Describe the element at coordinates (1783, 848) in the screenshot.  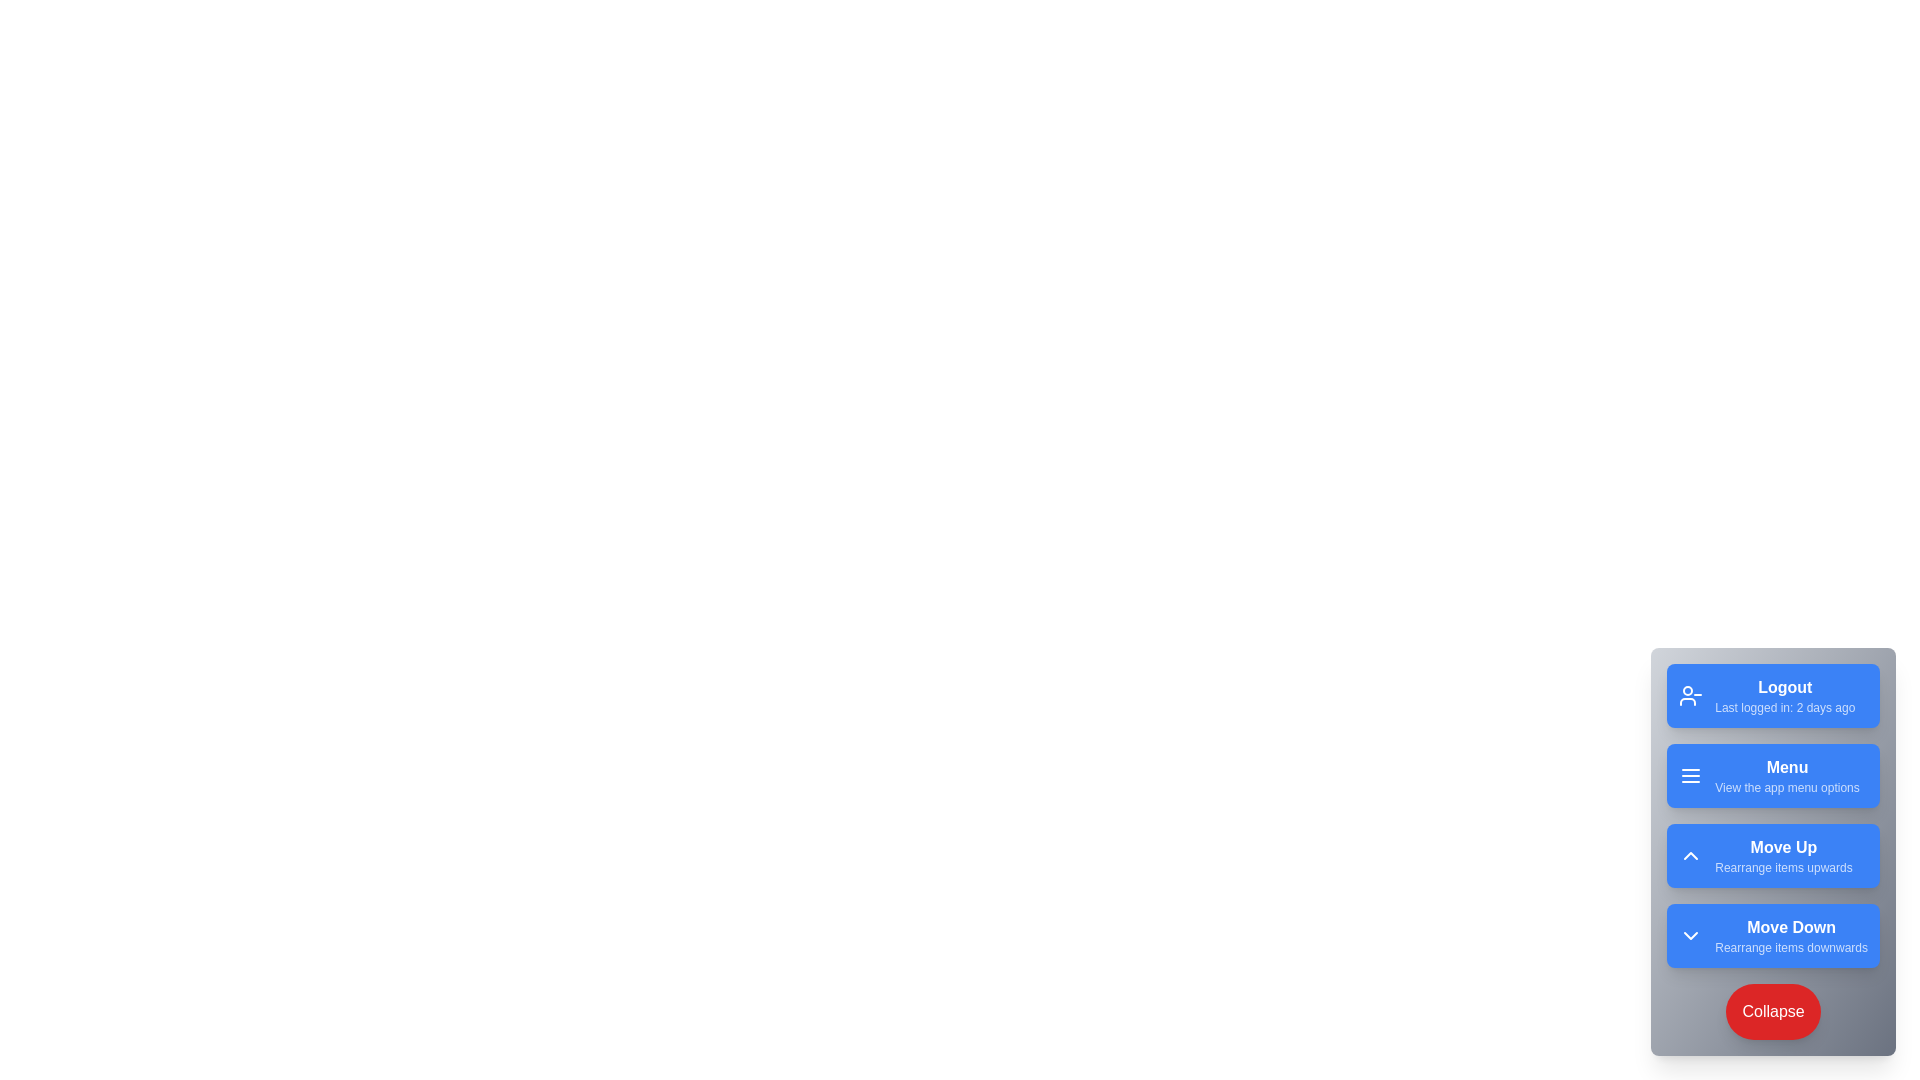
I see `the 'Move Up' text label, which is styled in bold white font on a blue background and located in the third section of a vertical stack of options on the right-hand side of the interface` at that location.